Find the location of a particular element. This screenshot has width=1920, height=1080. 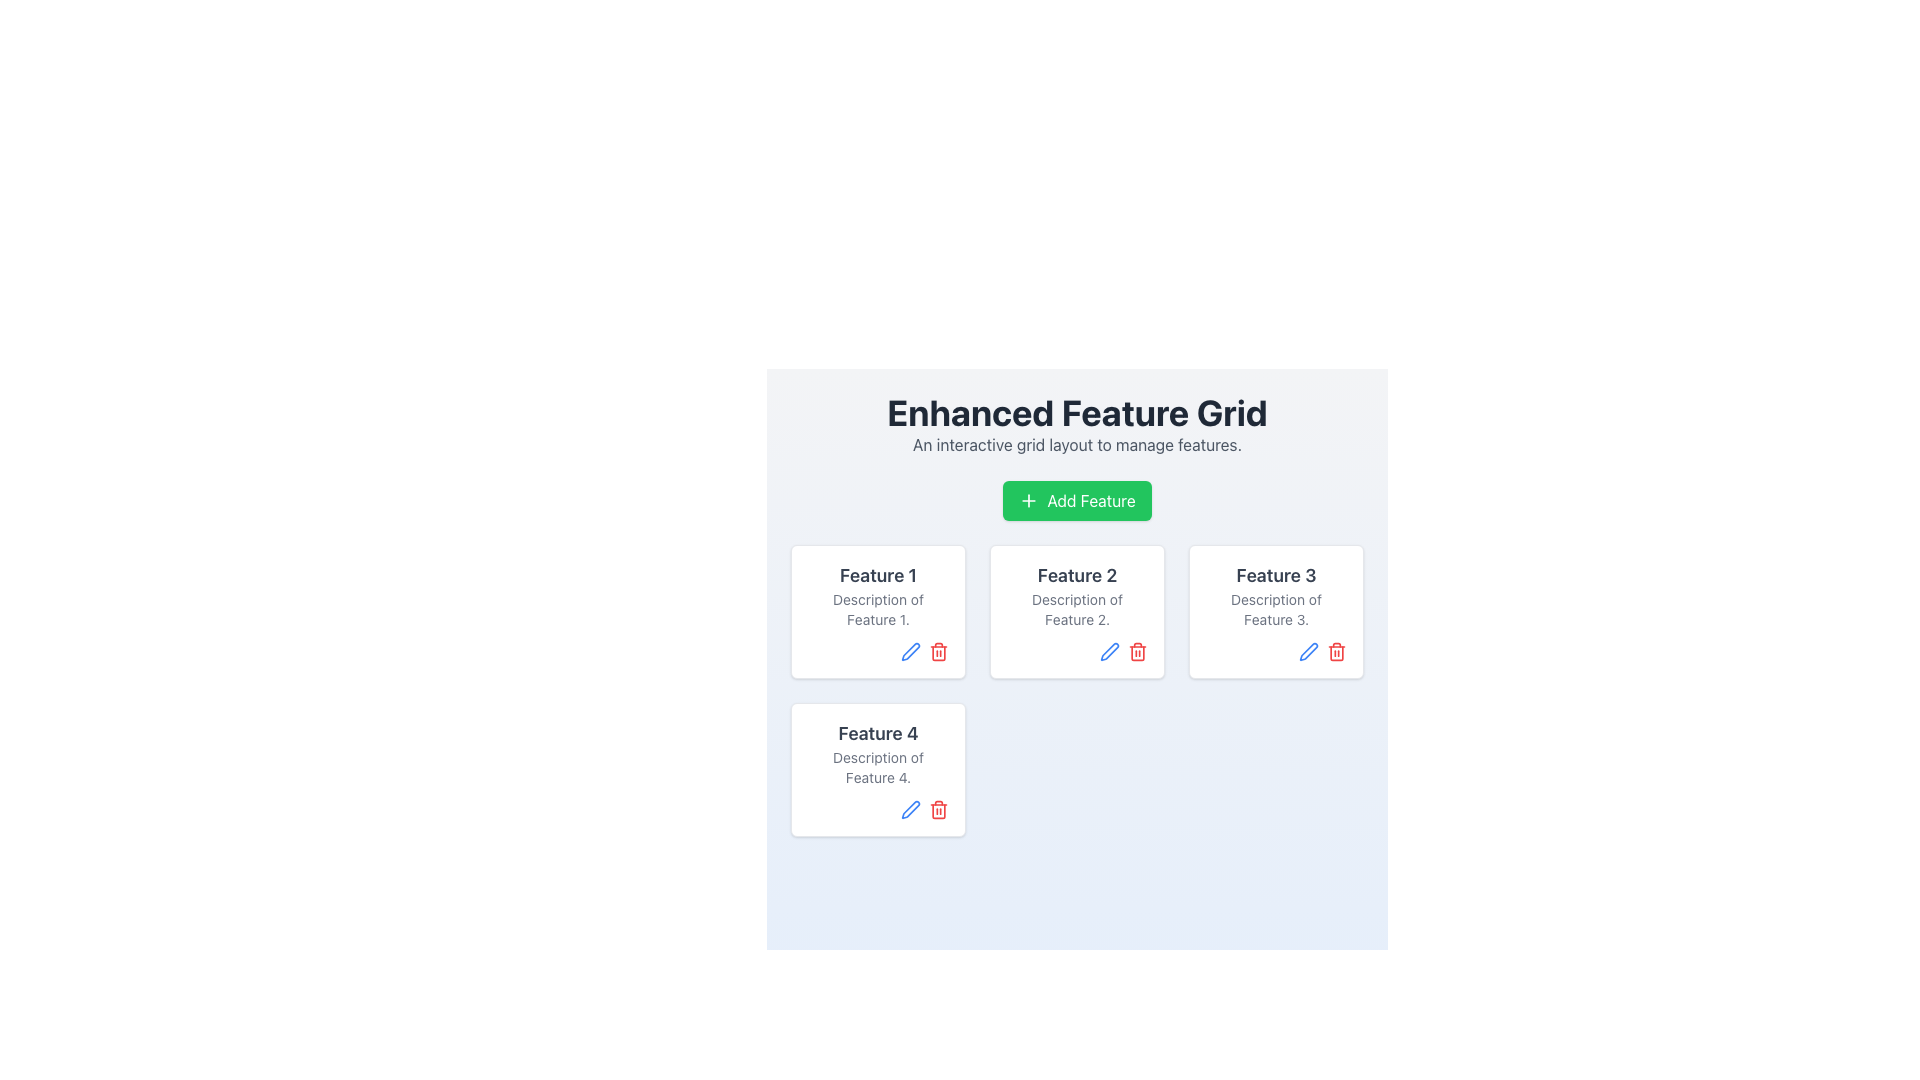

the button that adds a new feature to the grid, located at the top center below the 'Enhanced Feature Grid' title is located at coordinates (1076, 500).